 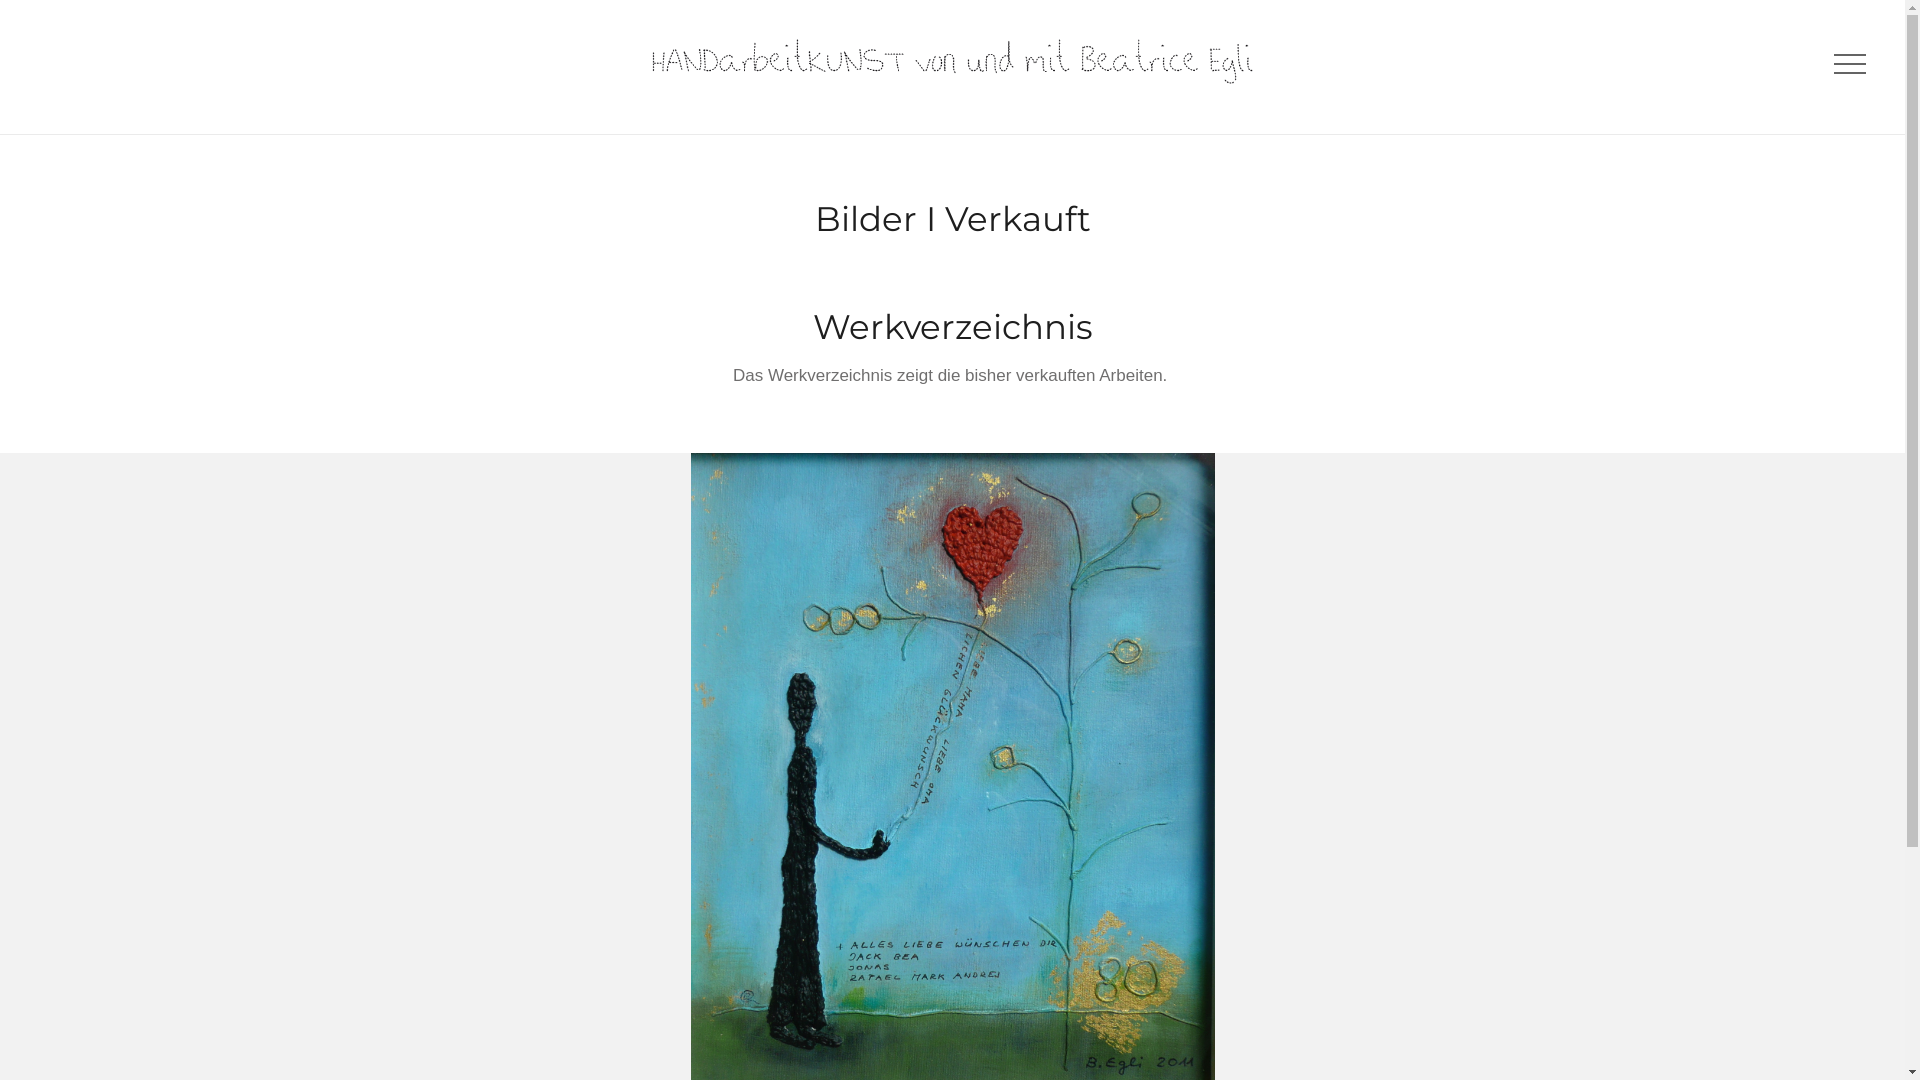 I want to click on 'MENU', so click(x=1846, y=64).